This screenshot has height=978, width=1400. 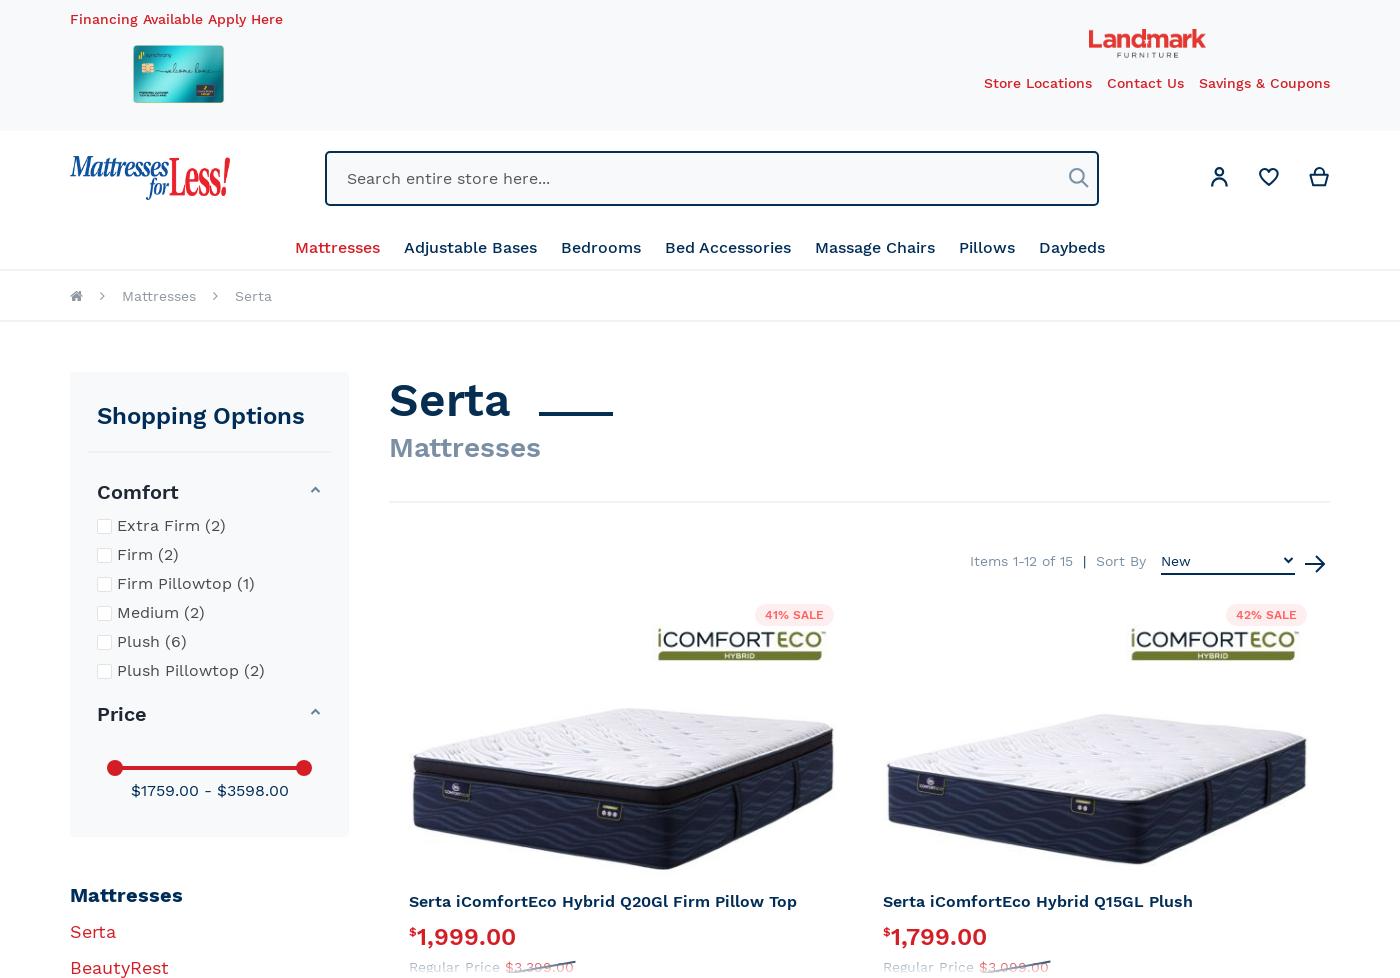 What do you see at coordinates (1145, 81) in the screenshot?
I see `'Contact Us'` at bounding box center [1145, 81].